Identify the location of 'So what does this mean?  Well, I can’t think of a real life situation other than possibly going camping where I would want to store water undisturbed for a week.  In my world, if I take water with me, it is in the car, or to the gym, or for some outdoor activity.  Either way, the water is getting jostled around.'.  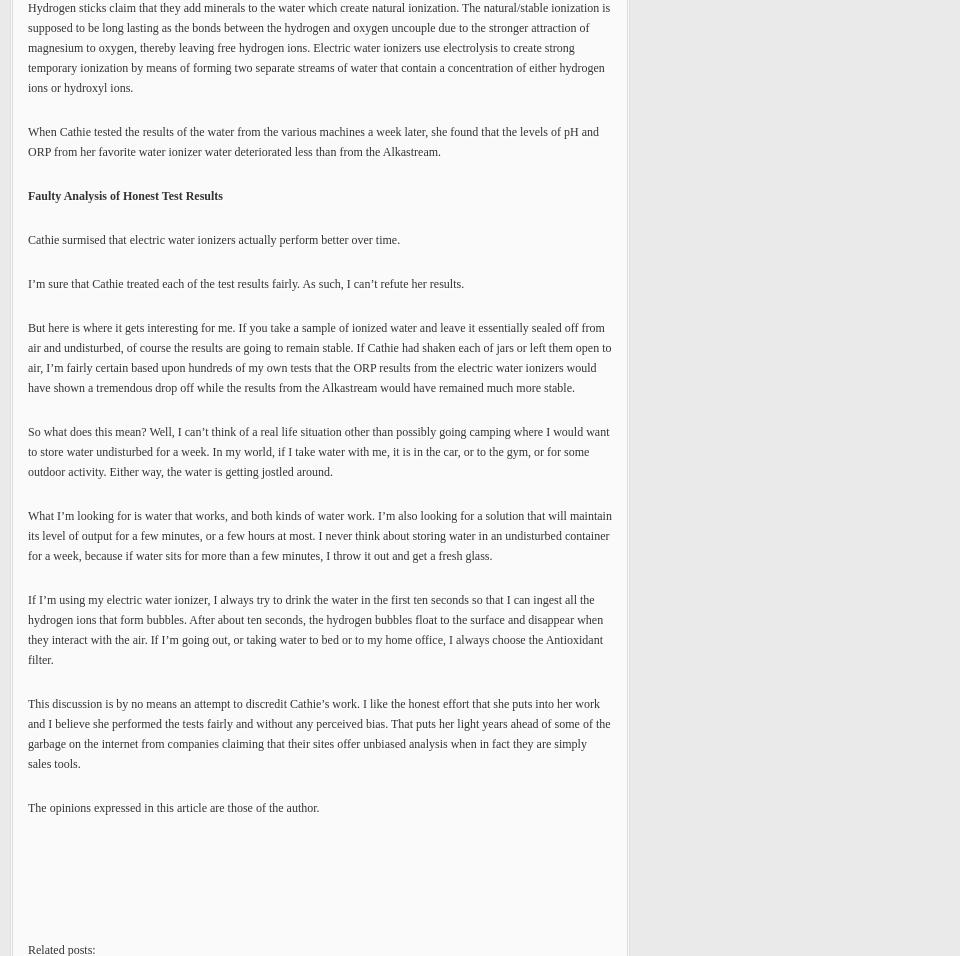
(318, 451).